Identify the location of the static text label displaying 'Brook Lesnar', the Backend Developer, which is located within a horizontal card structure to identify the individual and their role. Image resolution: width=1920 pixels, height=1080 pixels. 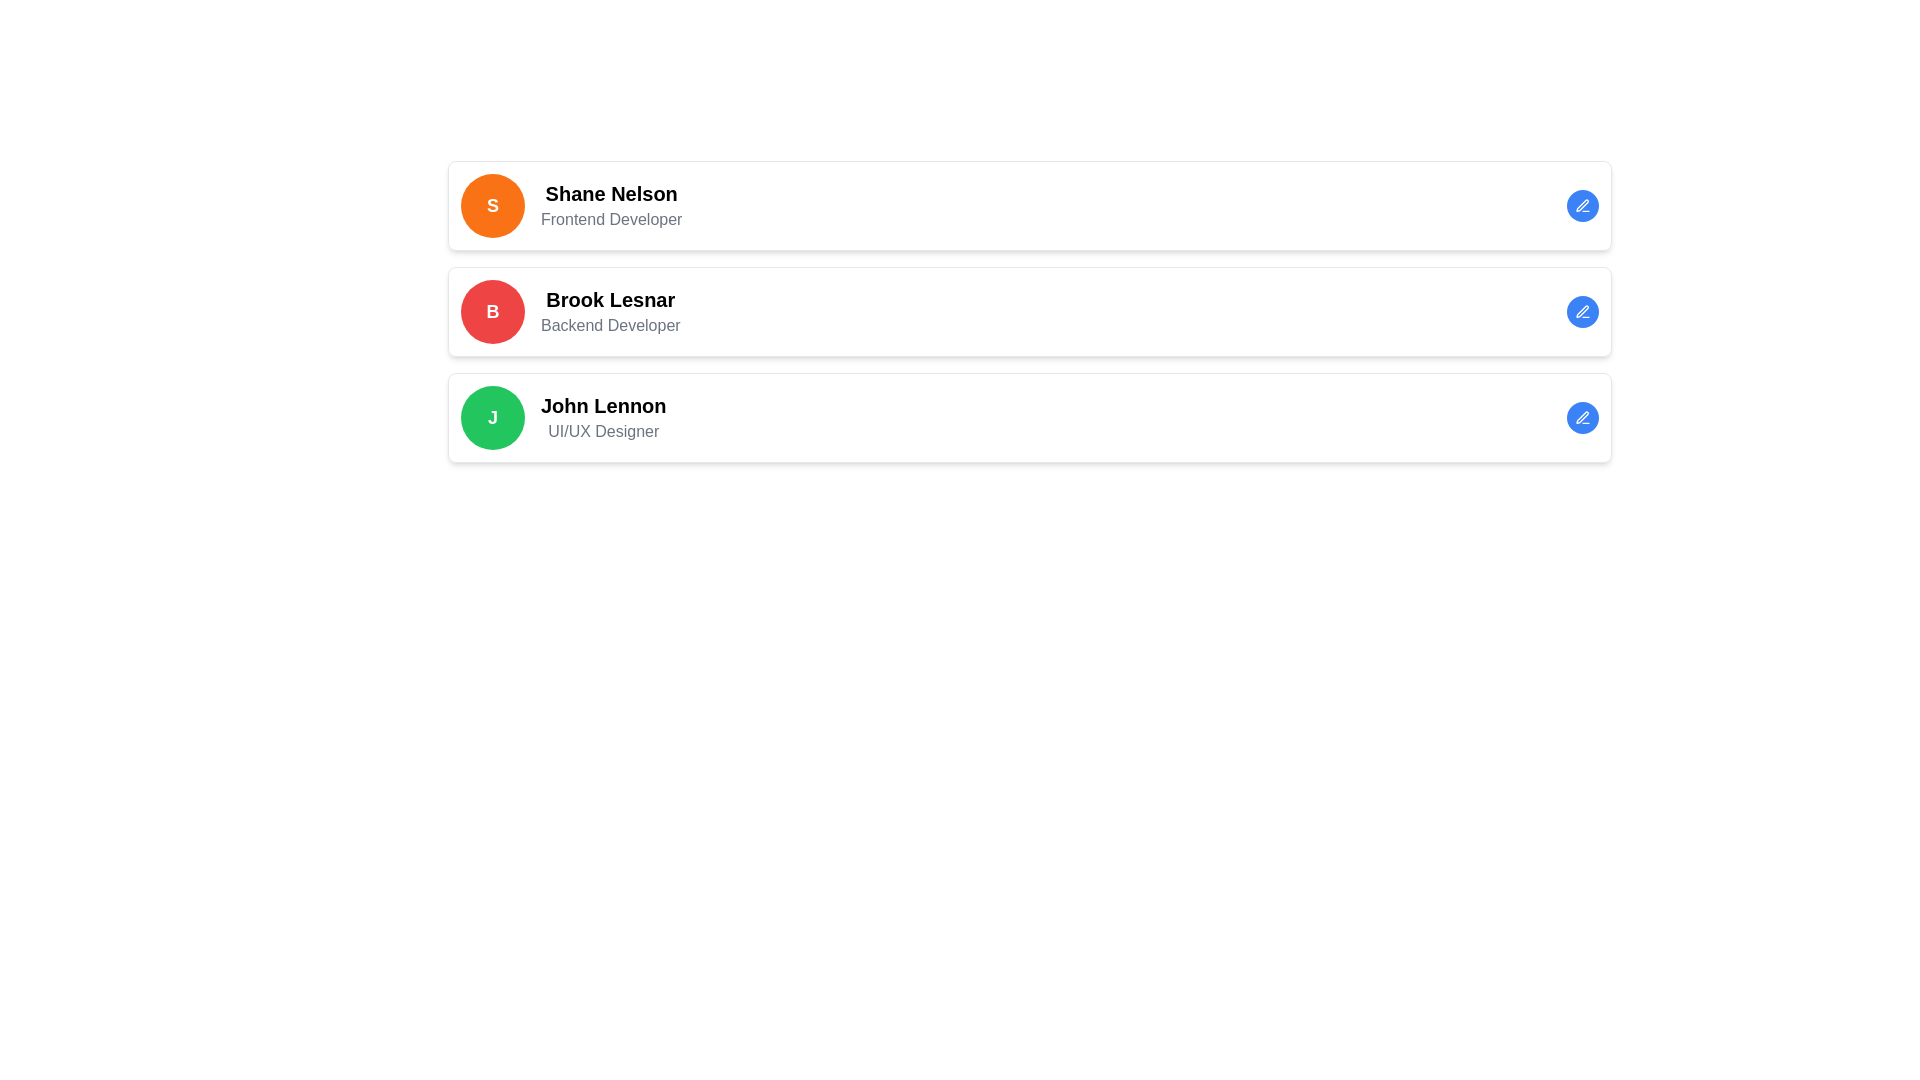
(609, 312).